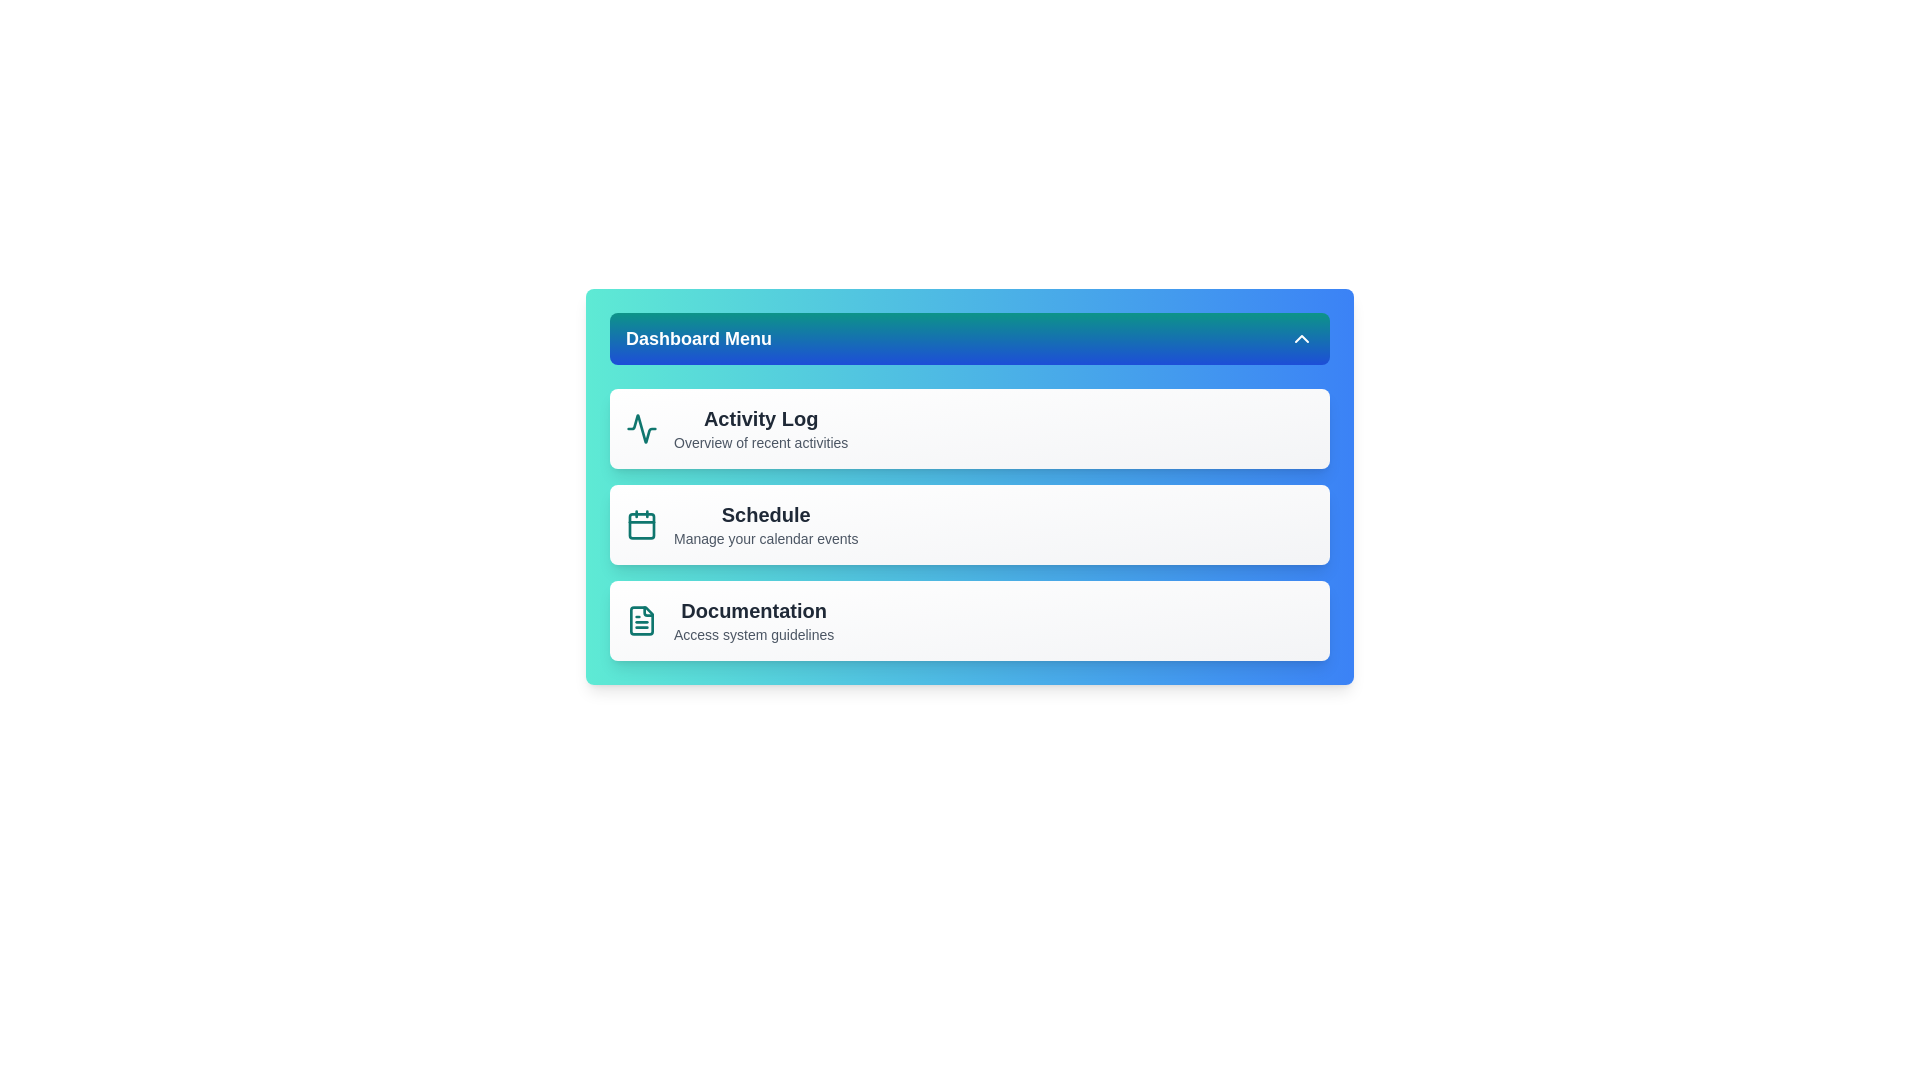 This screenshot has width=1920, height=1080. I want to click on the icon associated with Activity Log, so click(642, 427).